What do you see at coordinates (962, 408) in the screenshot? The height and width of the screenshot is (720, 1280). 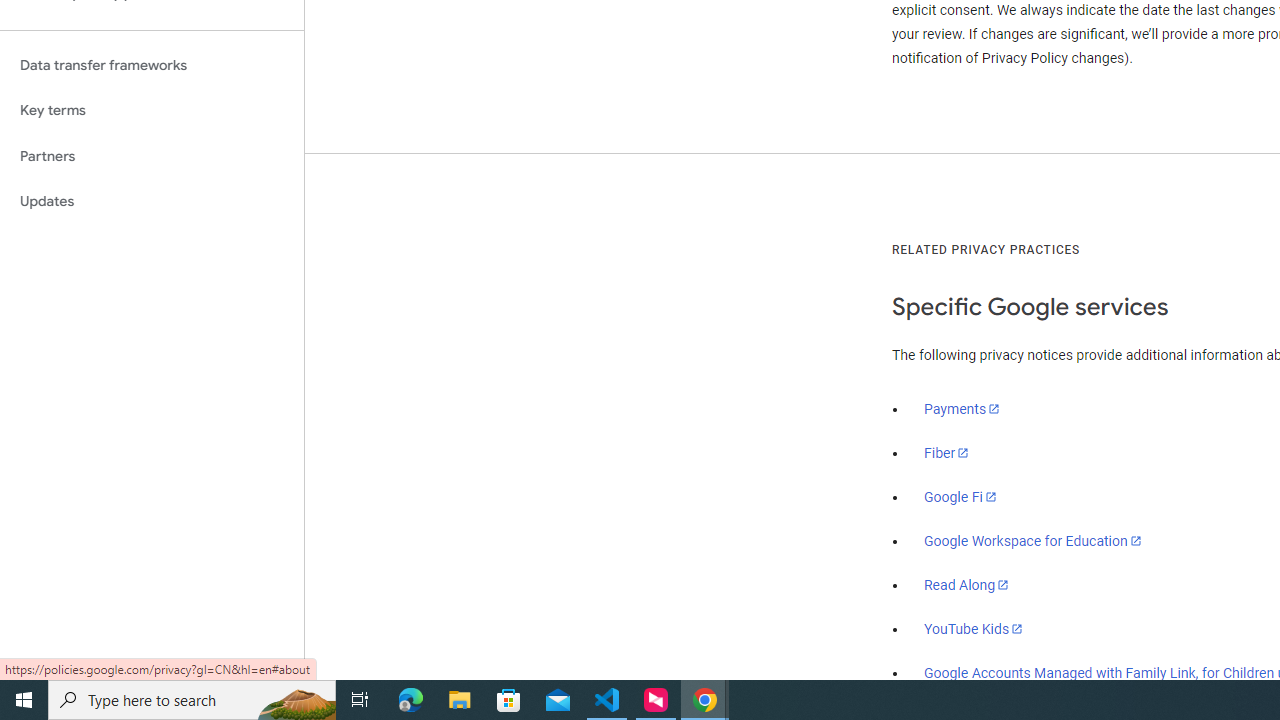 I see `'Payments'` at bounding box center [962, 408].